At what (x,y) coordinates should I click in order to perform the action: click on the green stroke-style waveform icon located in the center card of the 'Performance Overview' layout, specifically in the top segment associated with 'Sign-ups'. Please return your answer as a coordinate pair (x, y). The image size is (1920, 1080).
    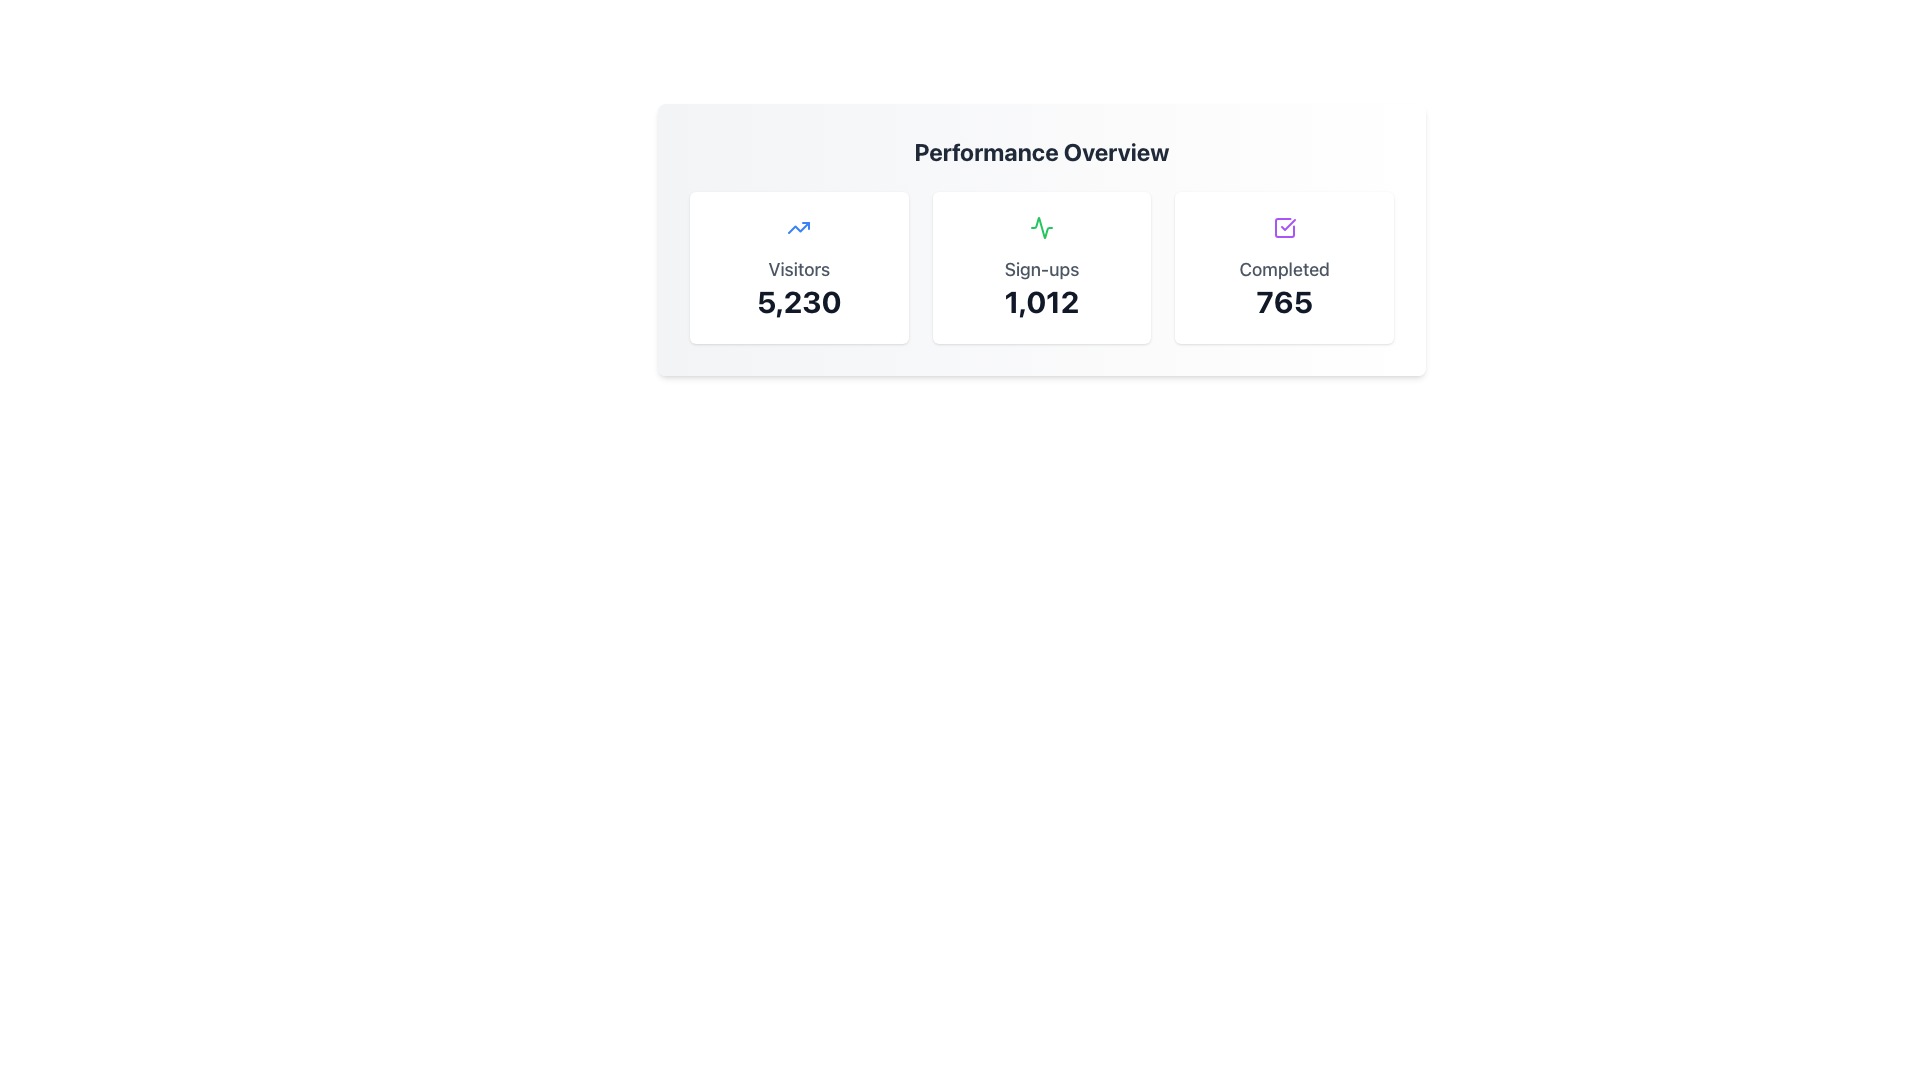
    Looking at the image, I should click on (1040, 226).